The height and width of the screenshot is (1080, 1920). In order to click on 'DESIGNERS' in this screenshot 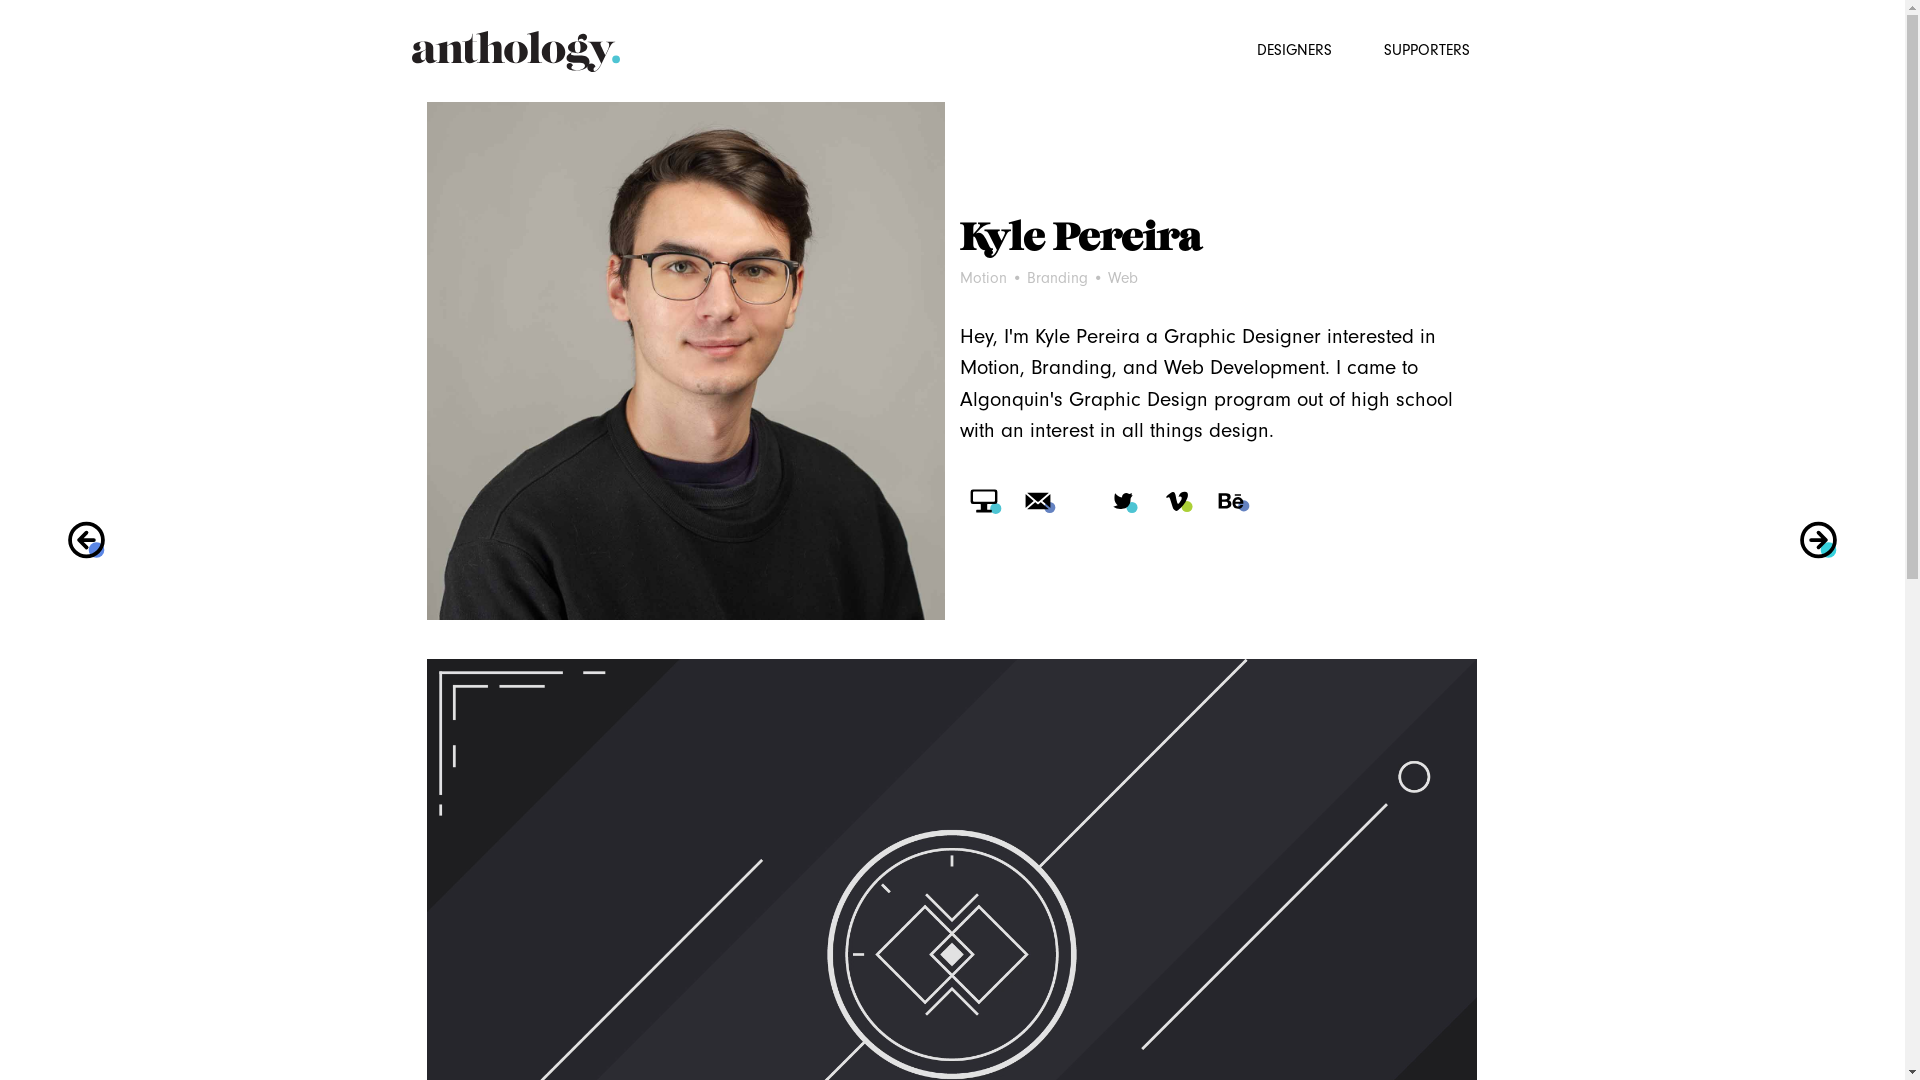, I will do `click(1241, 45)`.